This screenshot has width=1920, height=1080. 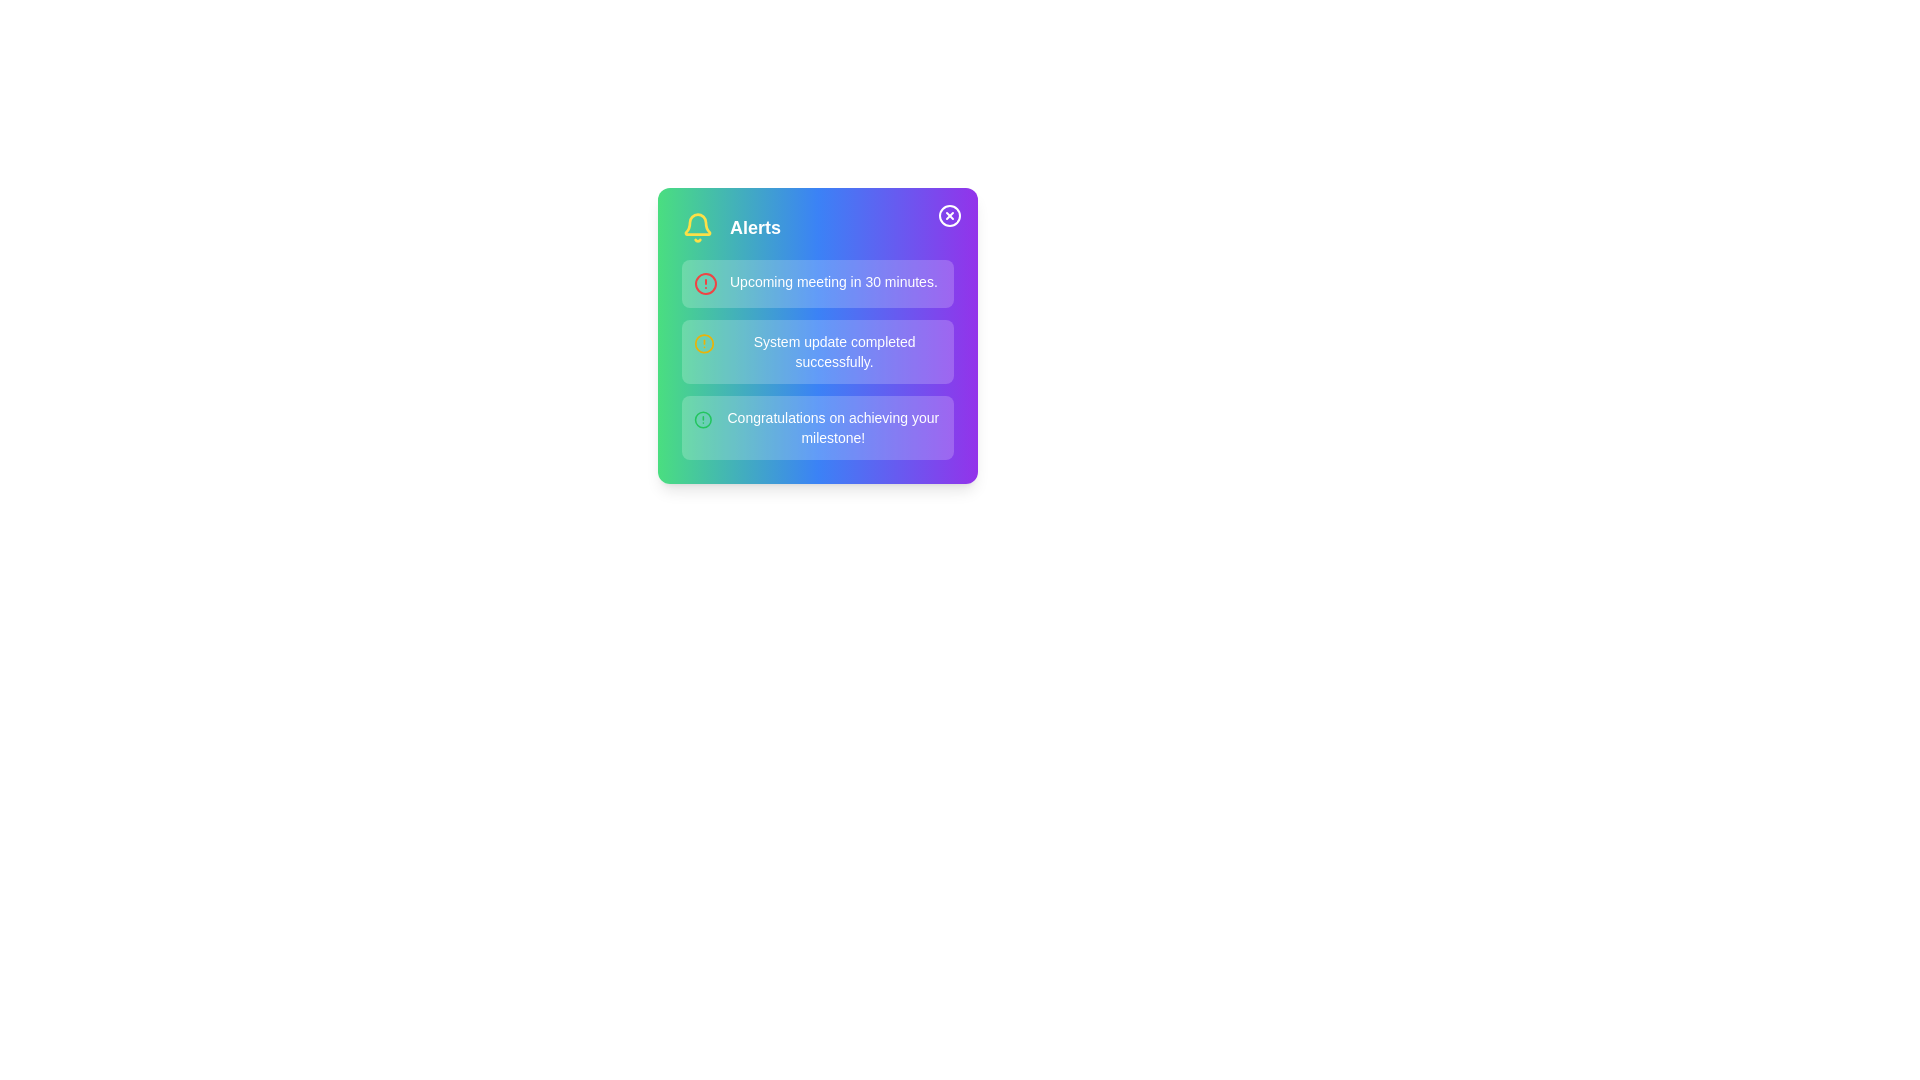 I want to click on the alert icon located to the left of the text 'Upcoming meeting in 30 minutes', so click(x=705, y=284).